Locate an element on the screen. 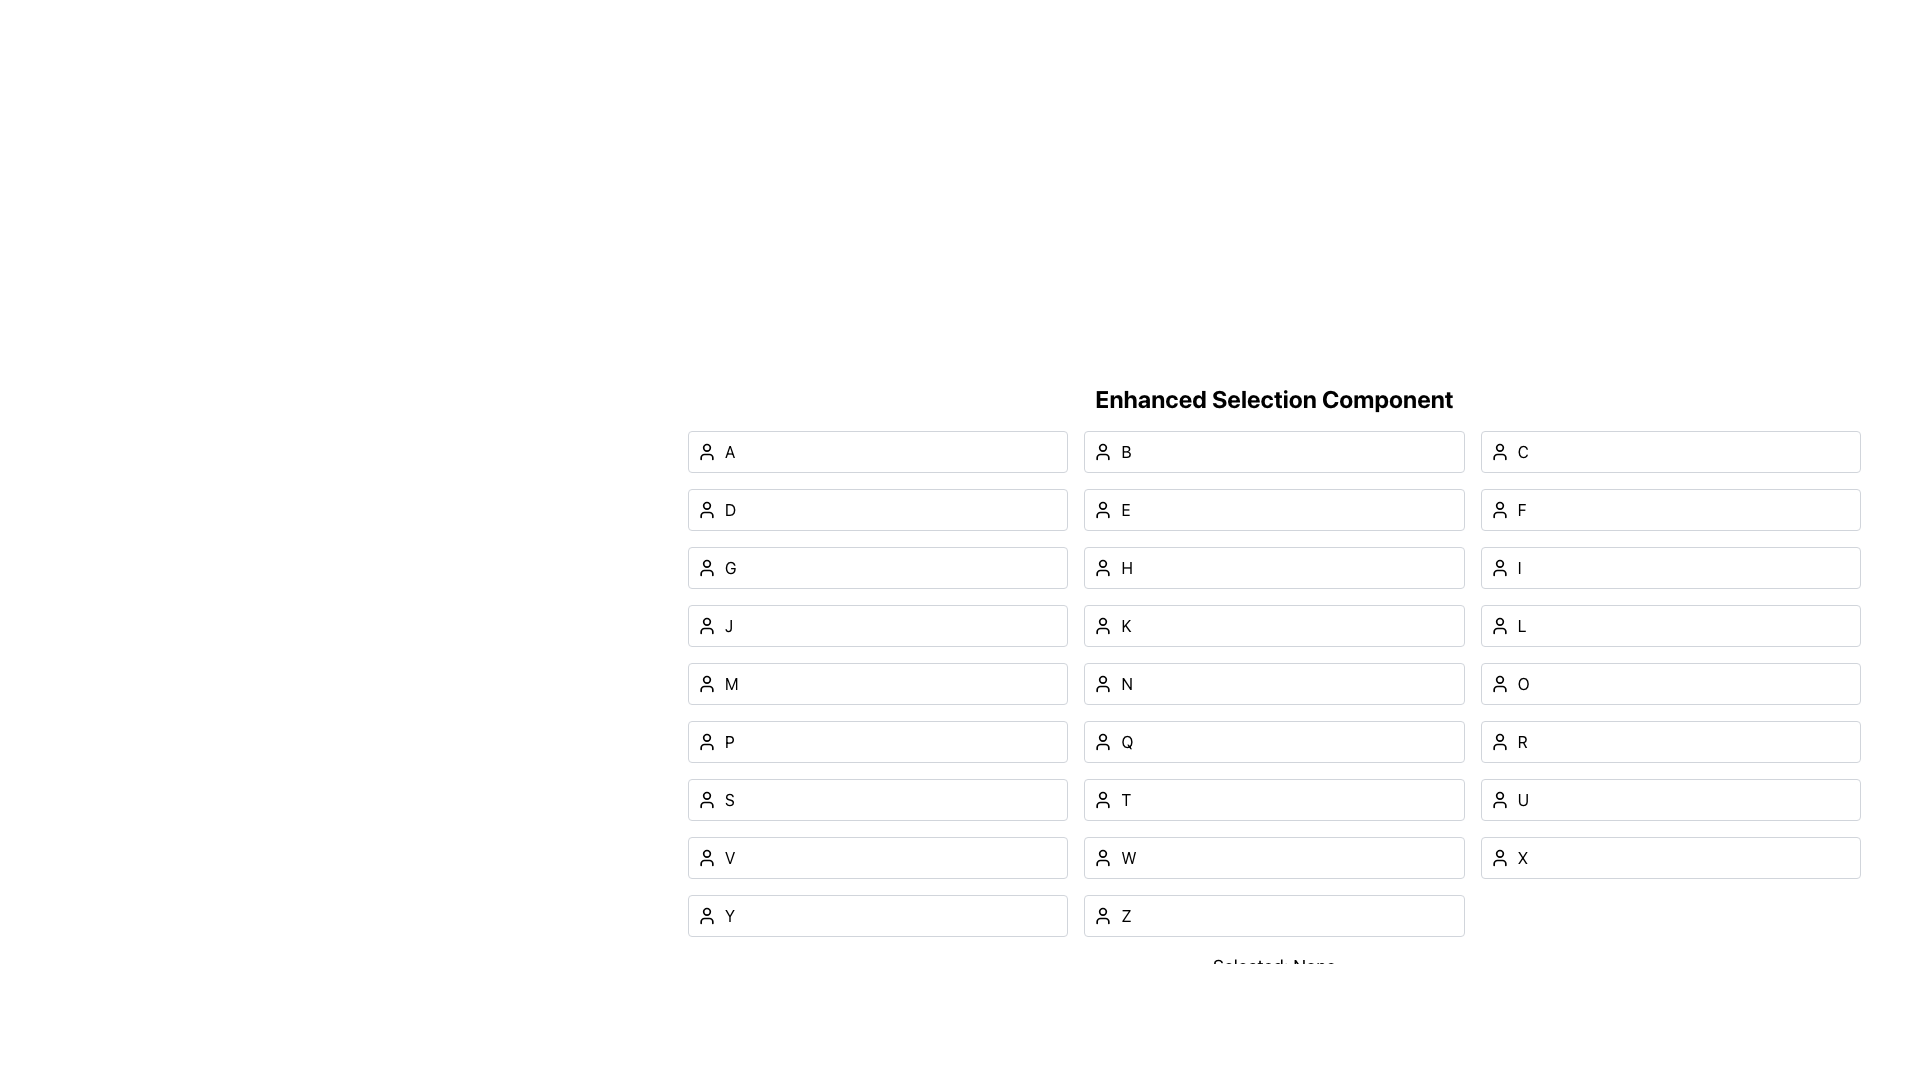  the button labeled 'U' located in the bottom-right section of the grid, specifically in the third column of the eighth row is located at coordinates (1670, 798).